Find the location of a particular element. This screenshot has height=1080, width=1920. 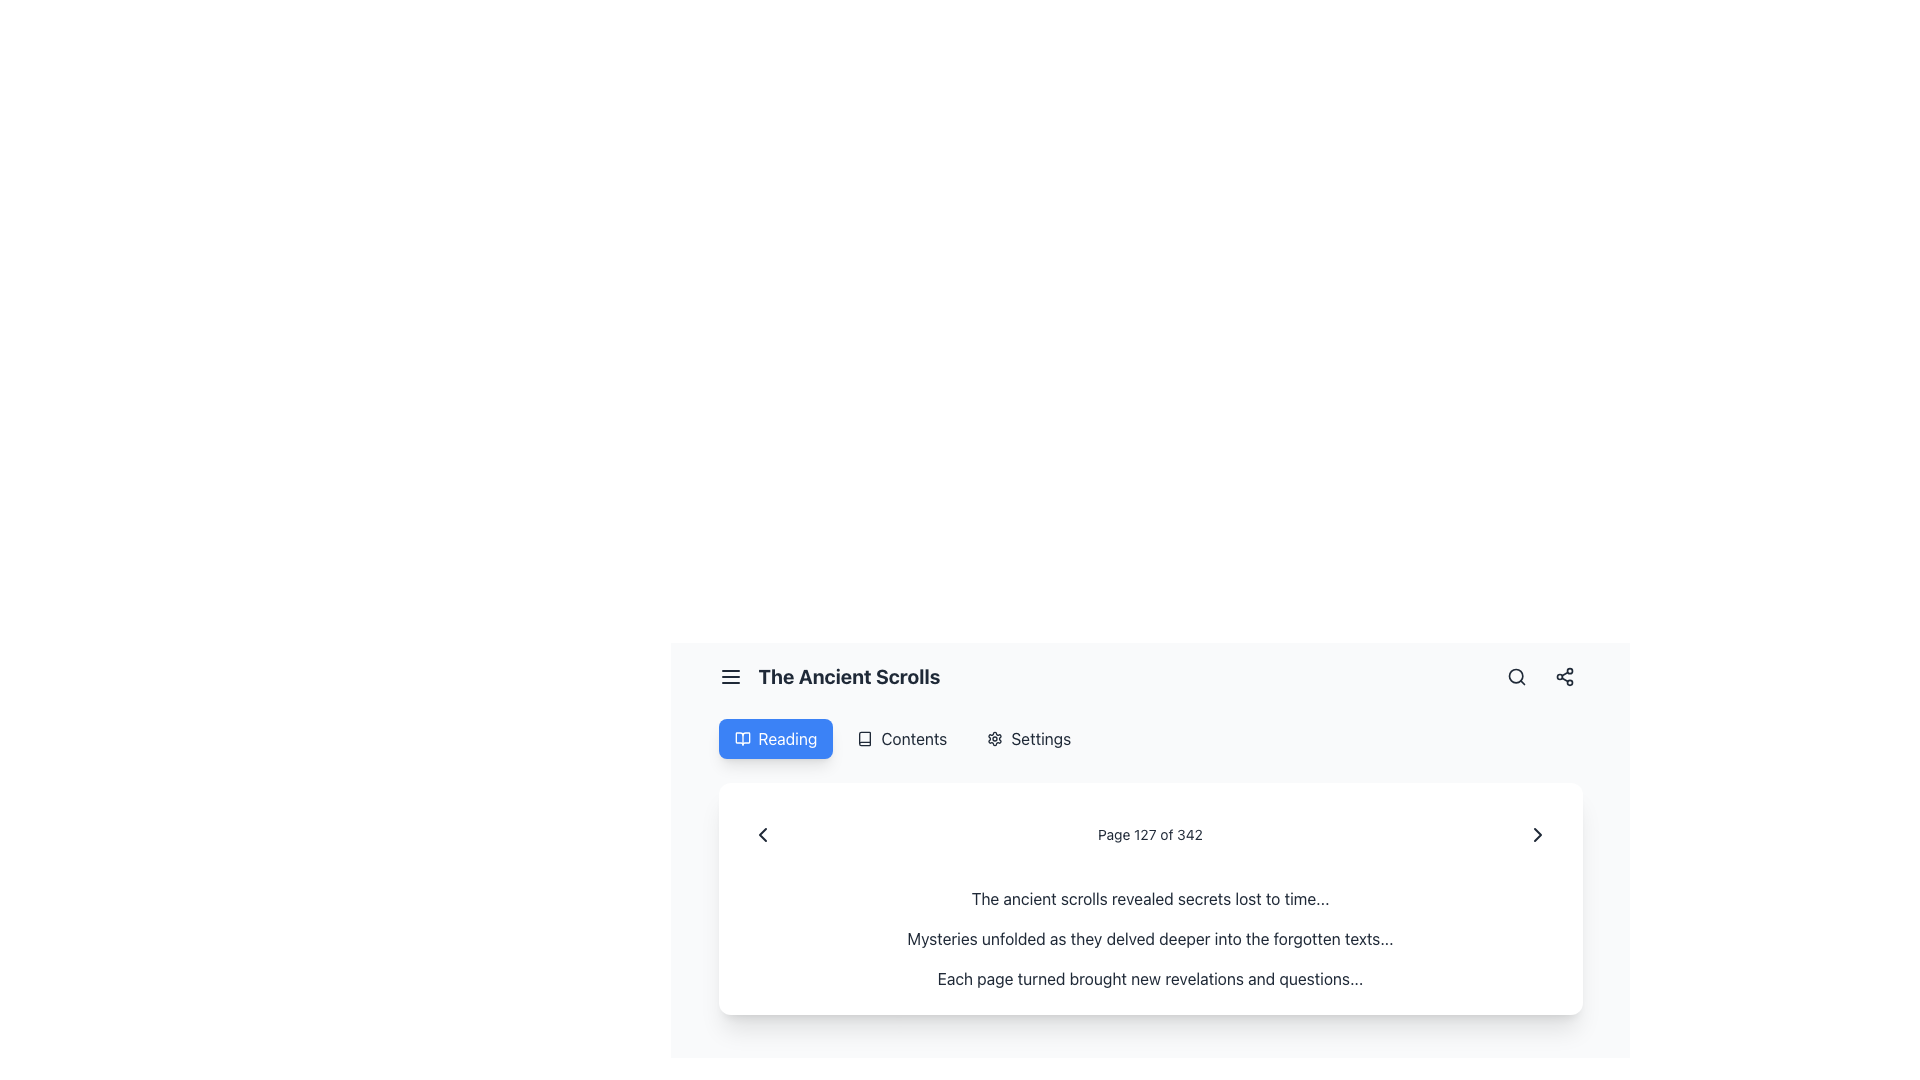

the informational text label that displays the current page number and total number of pages, located between the navigation buttons with chevron icons is located at coordinates (1150, 834).